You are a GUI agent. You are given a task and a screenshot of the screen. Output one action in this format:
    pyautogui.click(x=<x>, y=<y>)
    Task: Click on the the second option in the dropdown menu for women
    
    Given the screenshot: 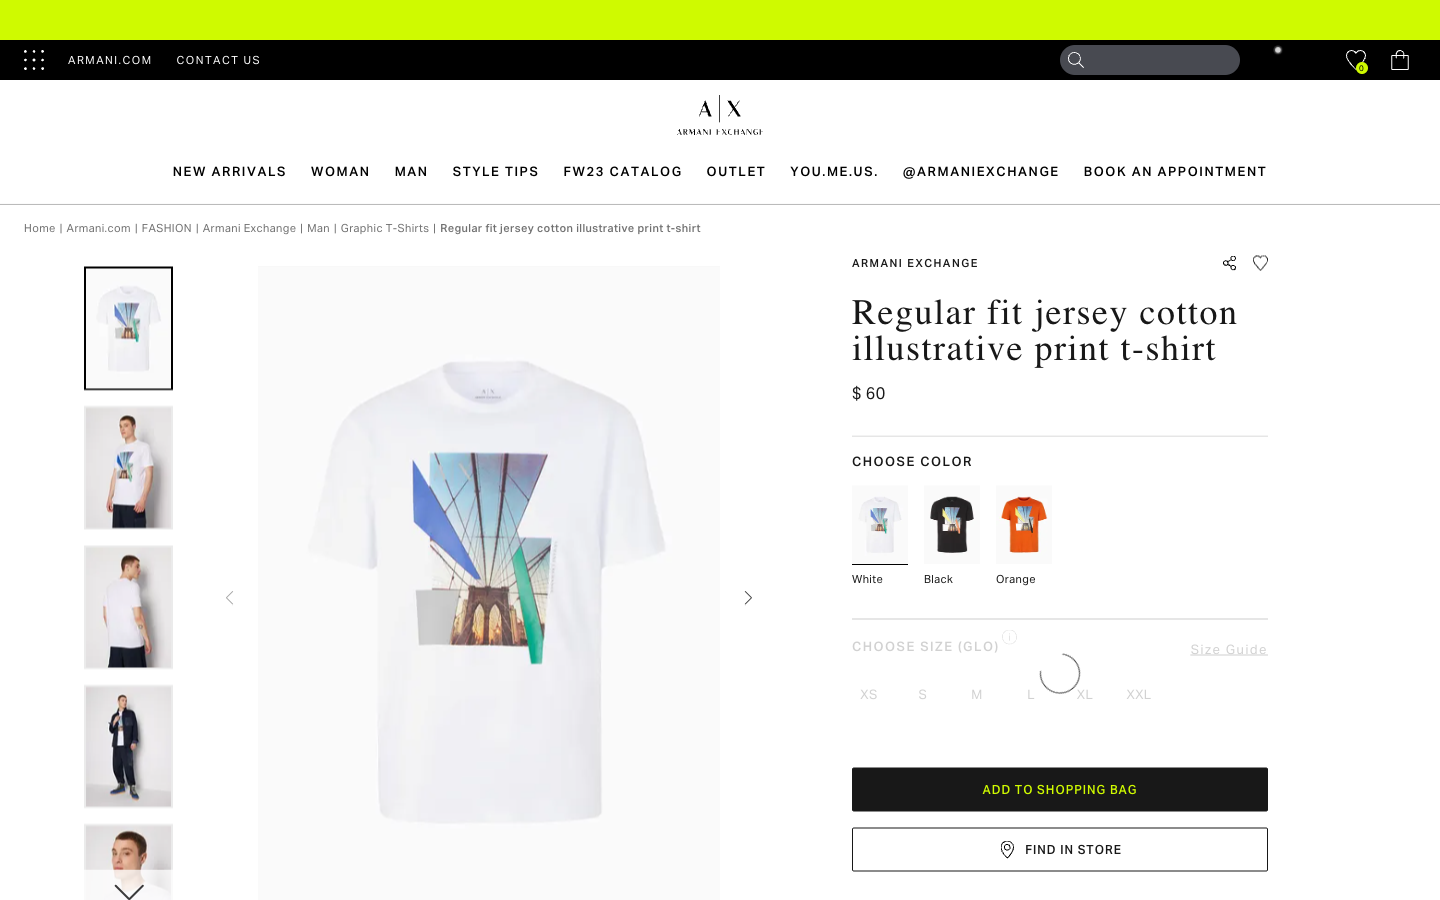 What is the action you would take?
    pyautogui.click(x=491040, y=154350)
    